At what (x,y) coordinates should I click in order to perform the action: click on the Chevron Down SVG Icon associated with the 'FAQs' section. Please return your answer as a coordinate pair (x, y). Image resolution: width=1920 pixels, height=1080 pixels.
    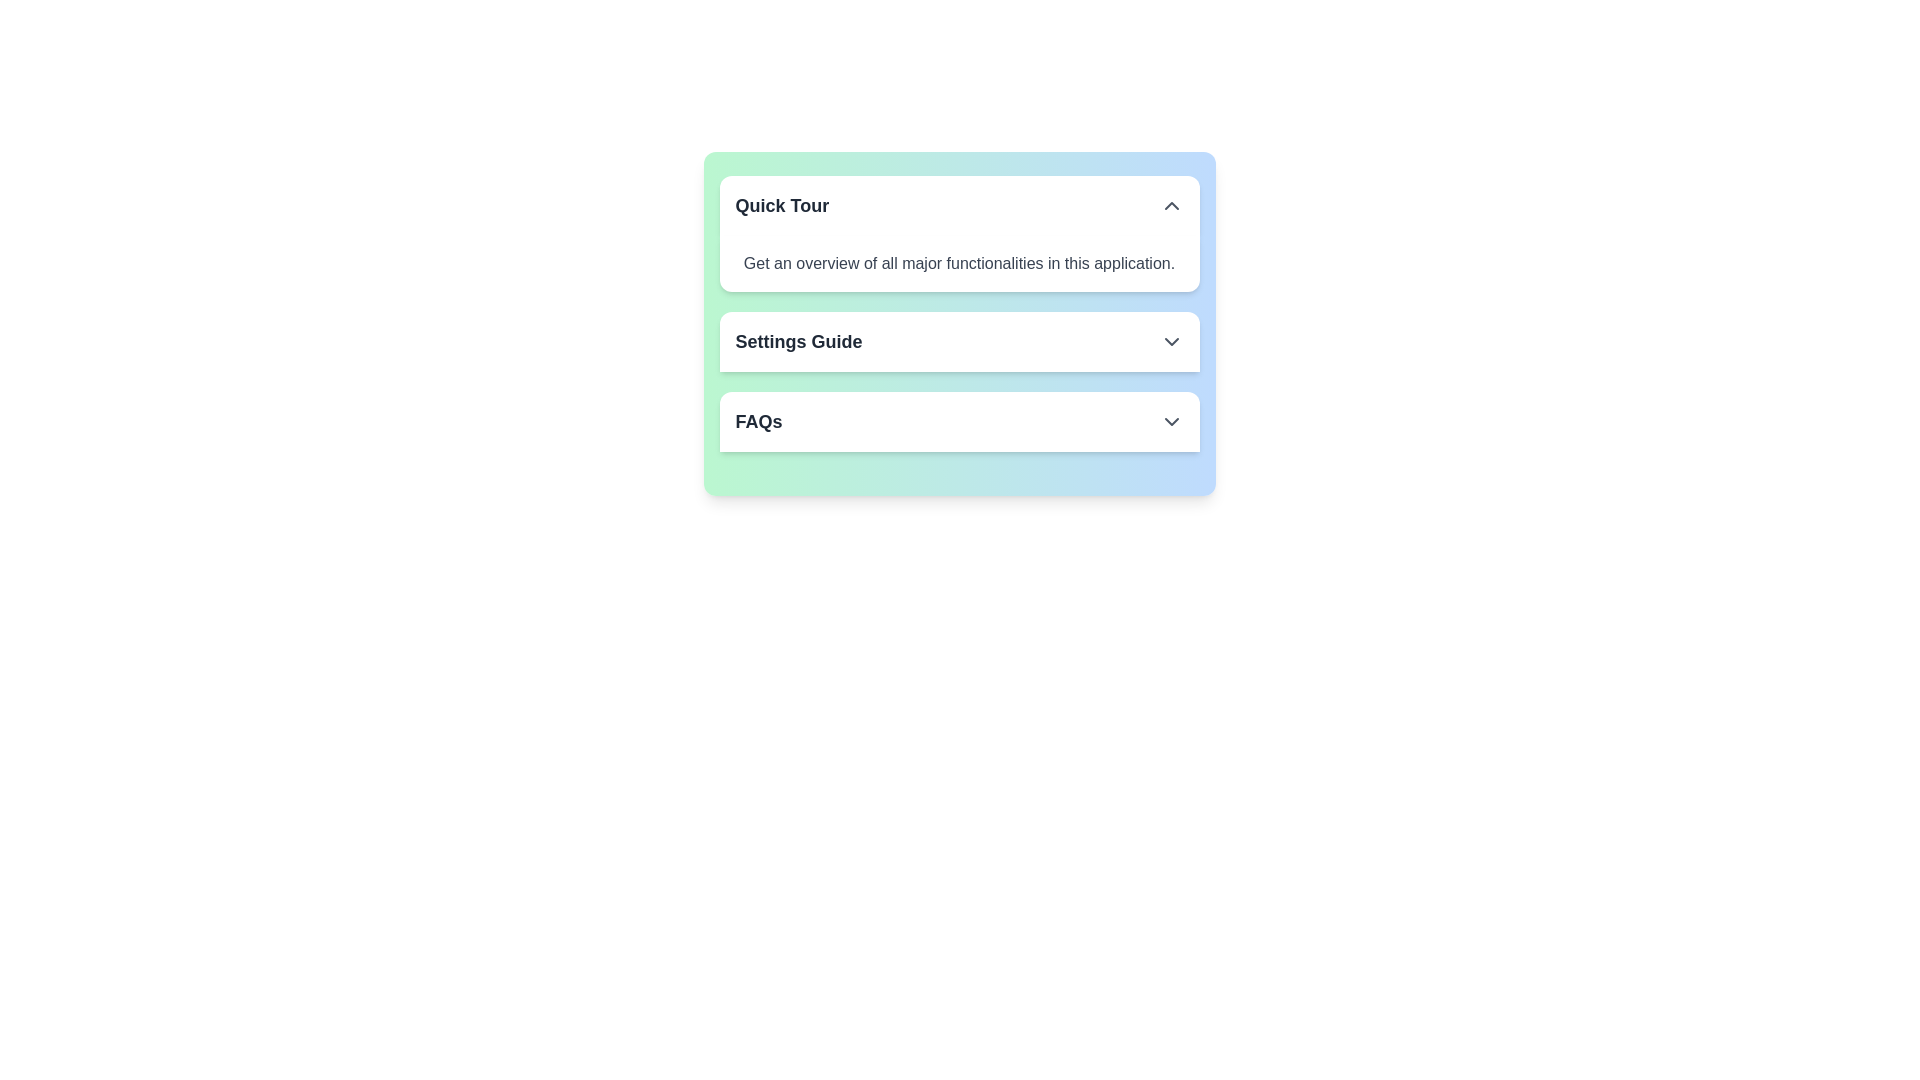
    Looking at the image, I should click on (1171, 420).